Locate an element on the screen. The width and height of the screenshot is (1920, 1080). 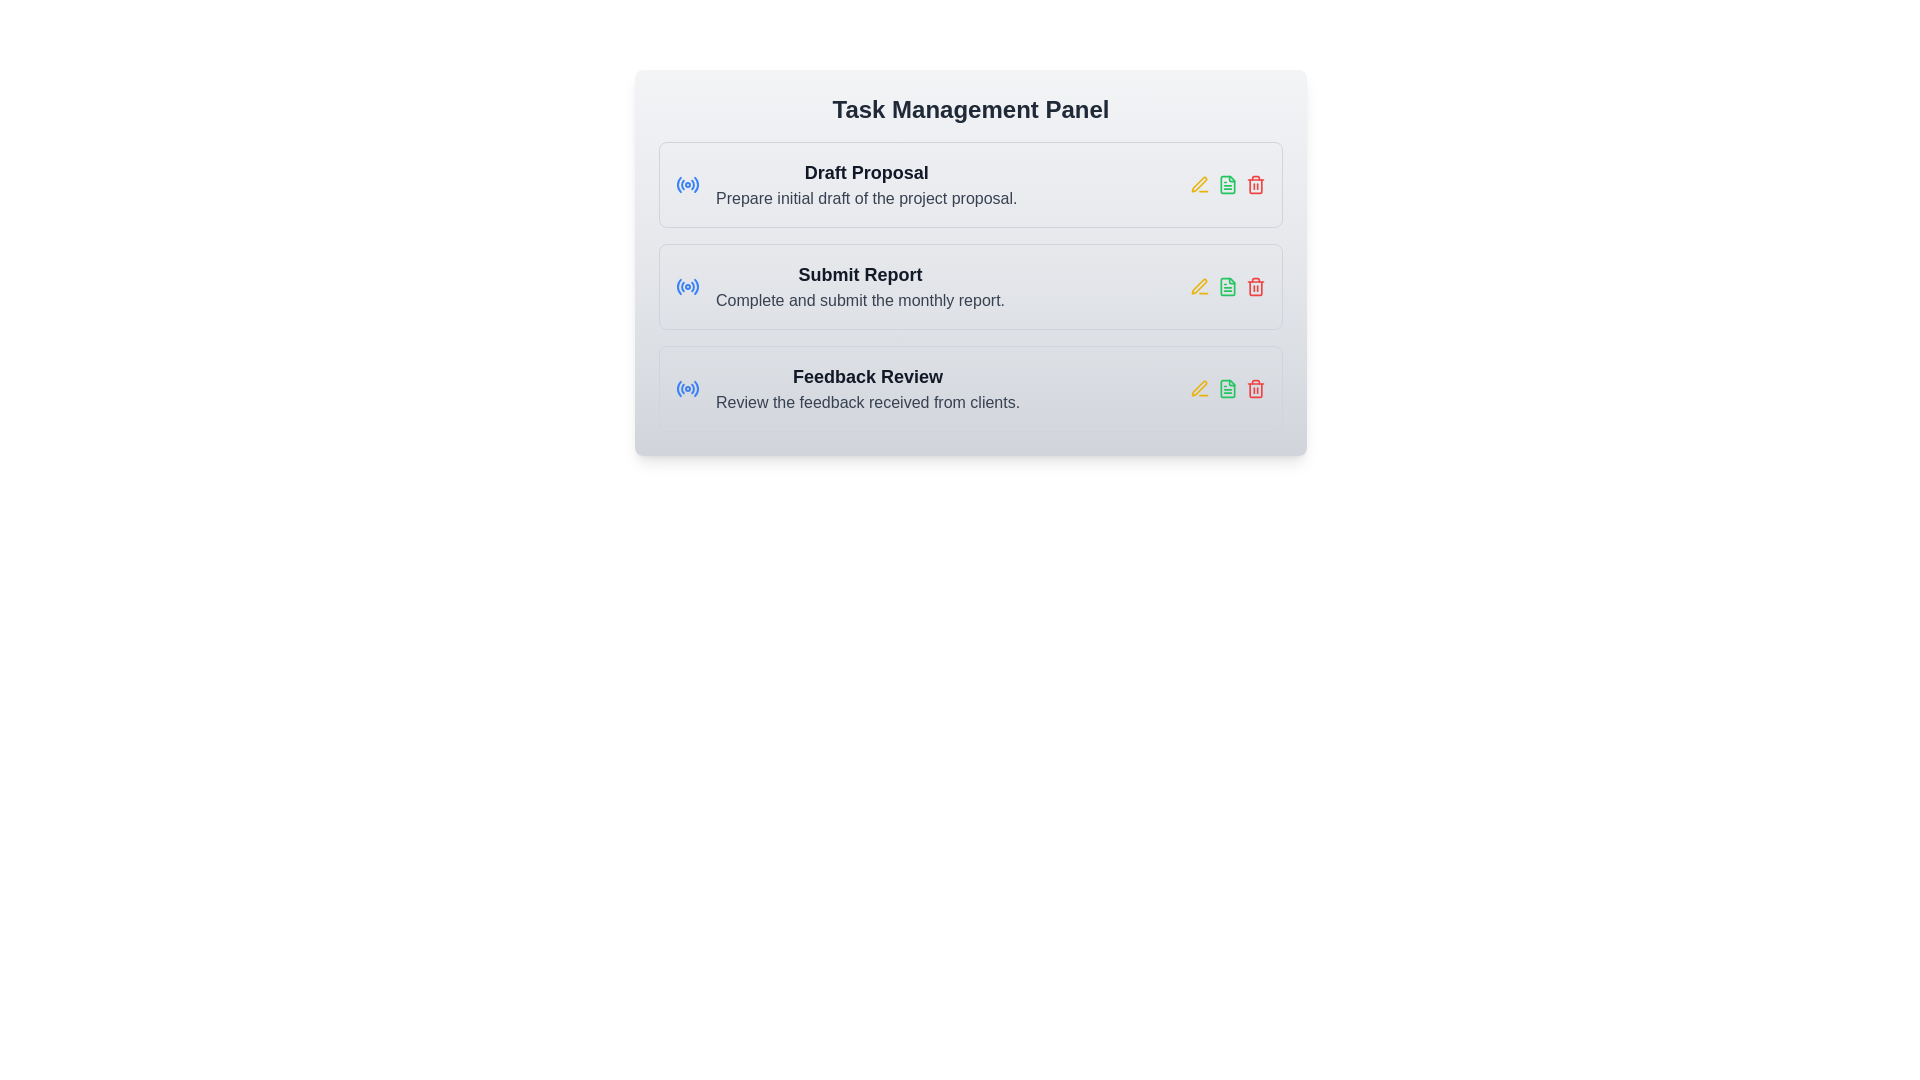
the text label that states 'Prepare initial draft of the project proposal.' located under the heading 'Draft Proposal.' is located at coordinates (866, 199).